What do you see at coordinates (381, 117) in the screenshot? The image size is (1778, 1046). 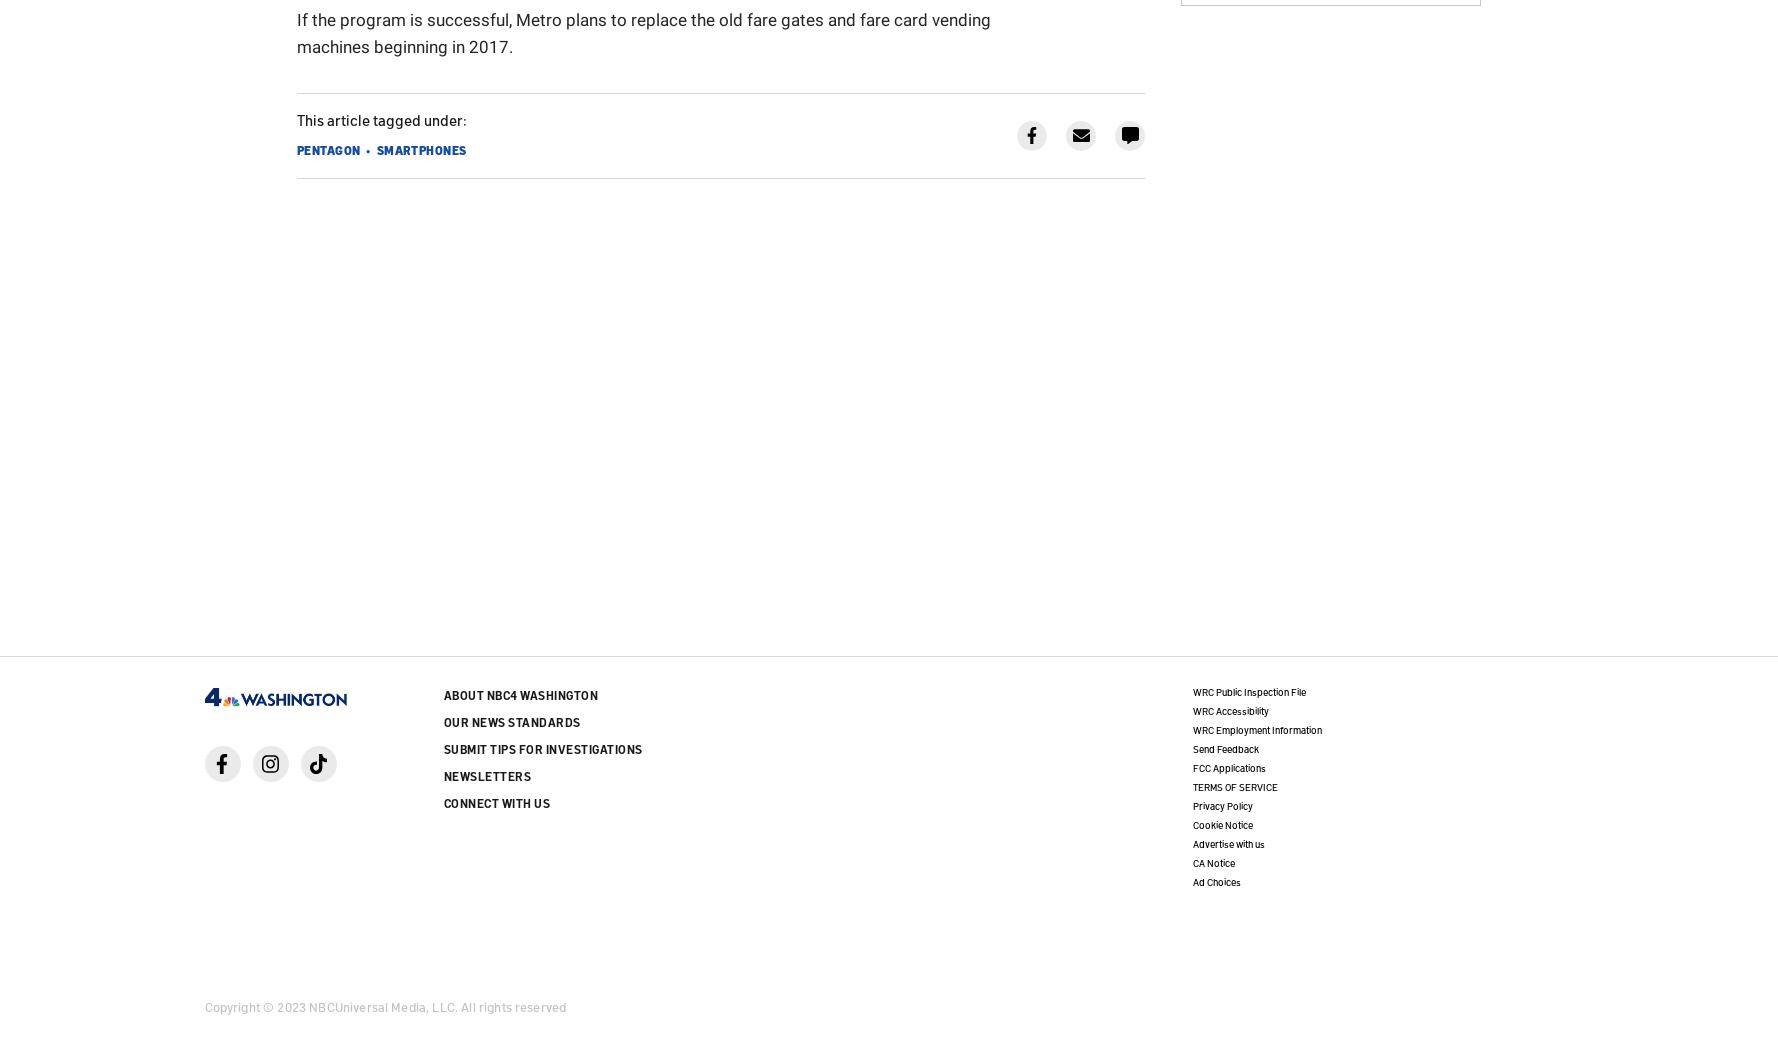 I see `'This article tagged under:'` at bounding box center [381, 117].